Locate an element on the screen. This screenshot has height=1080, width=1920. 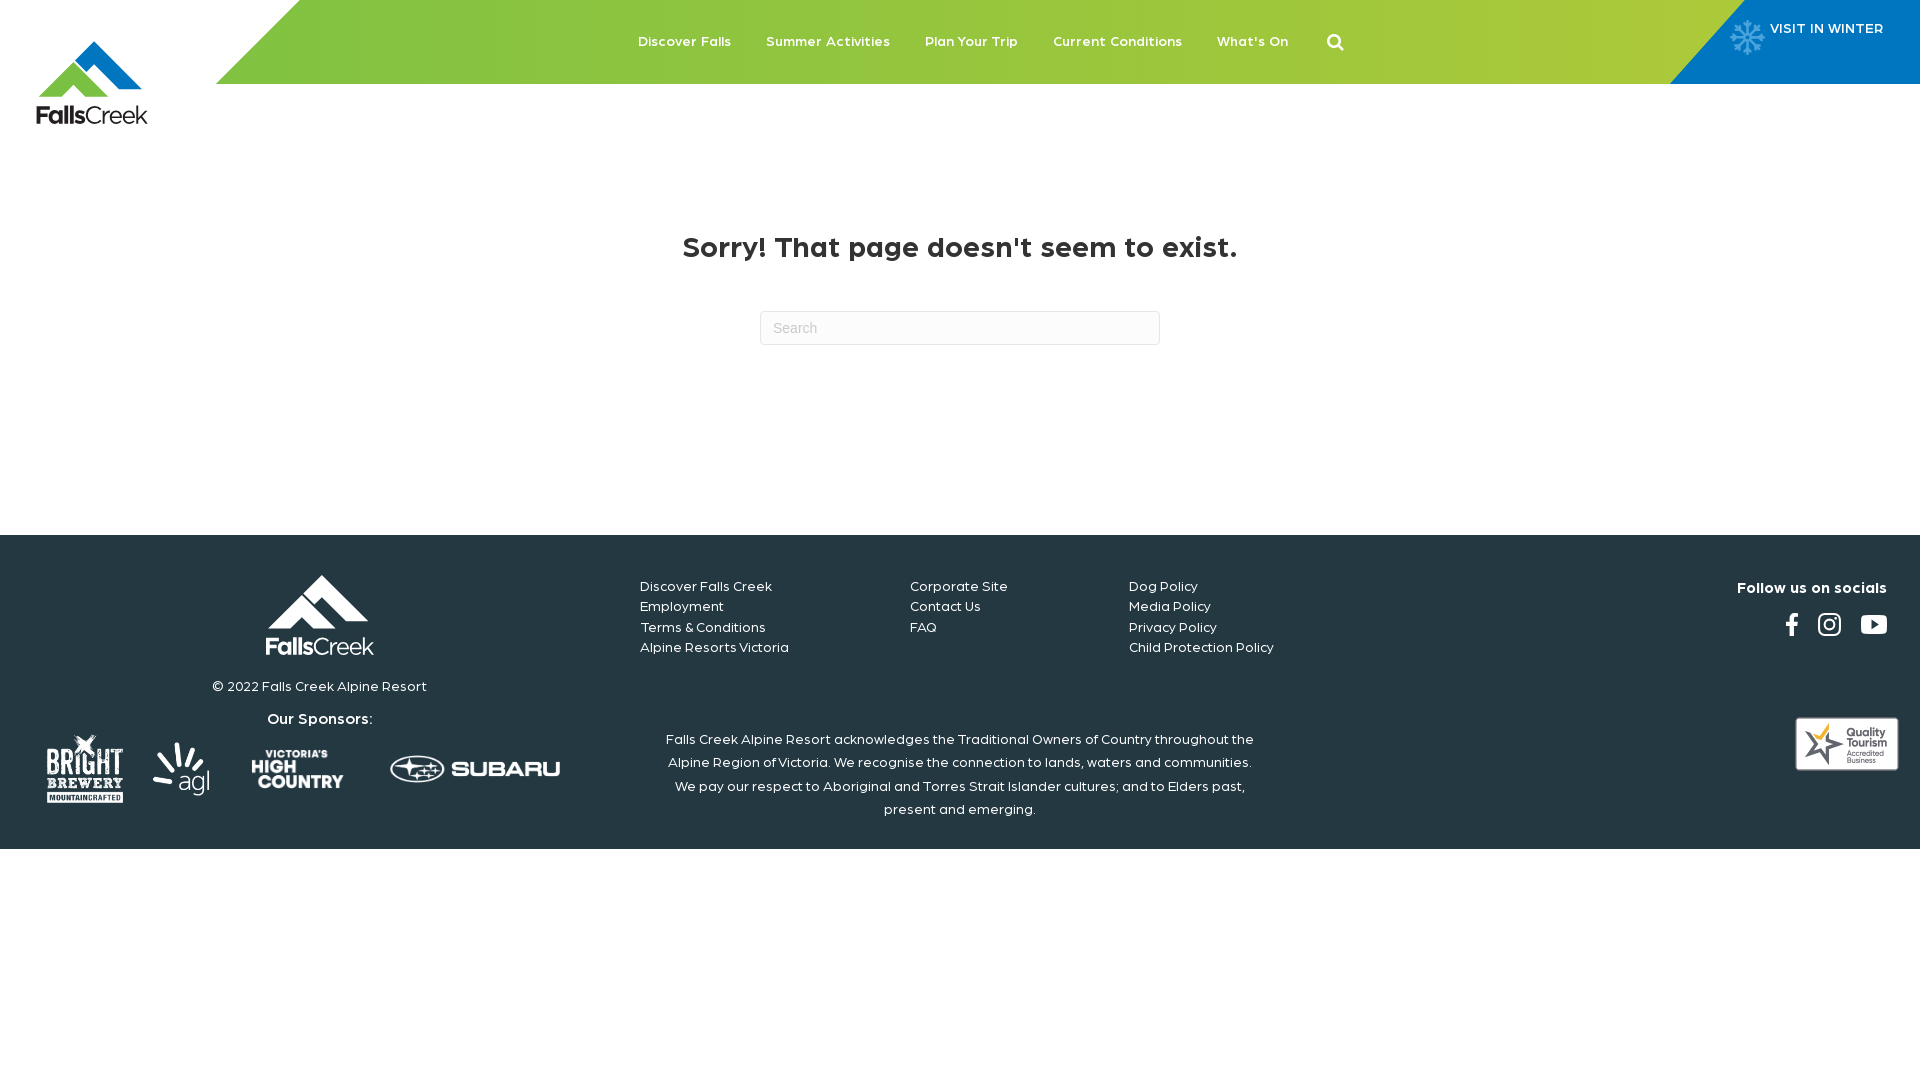
'Current Conditions' is located at coordinates (1115, 42).